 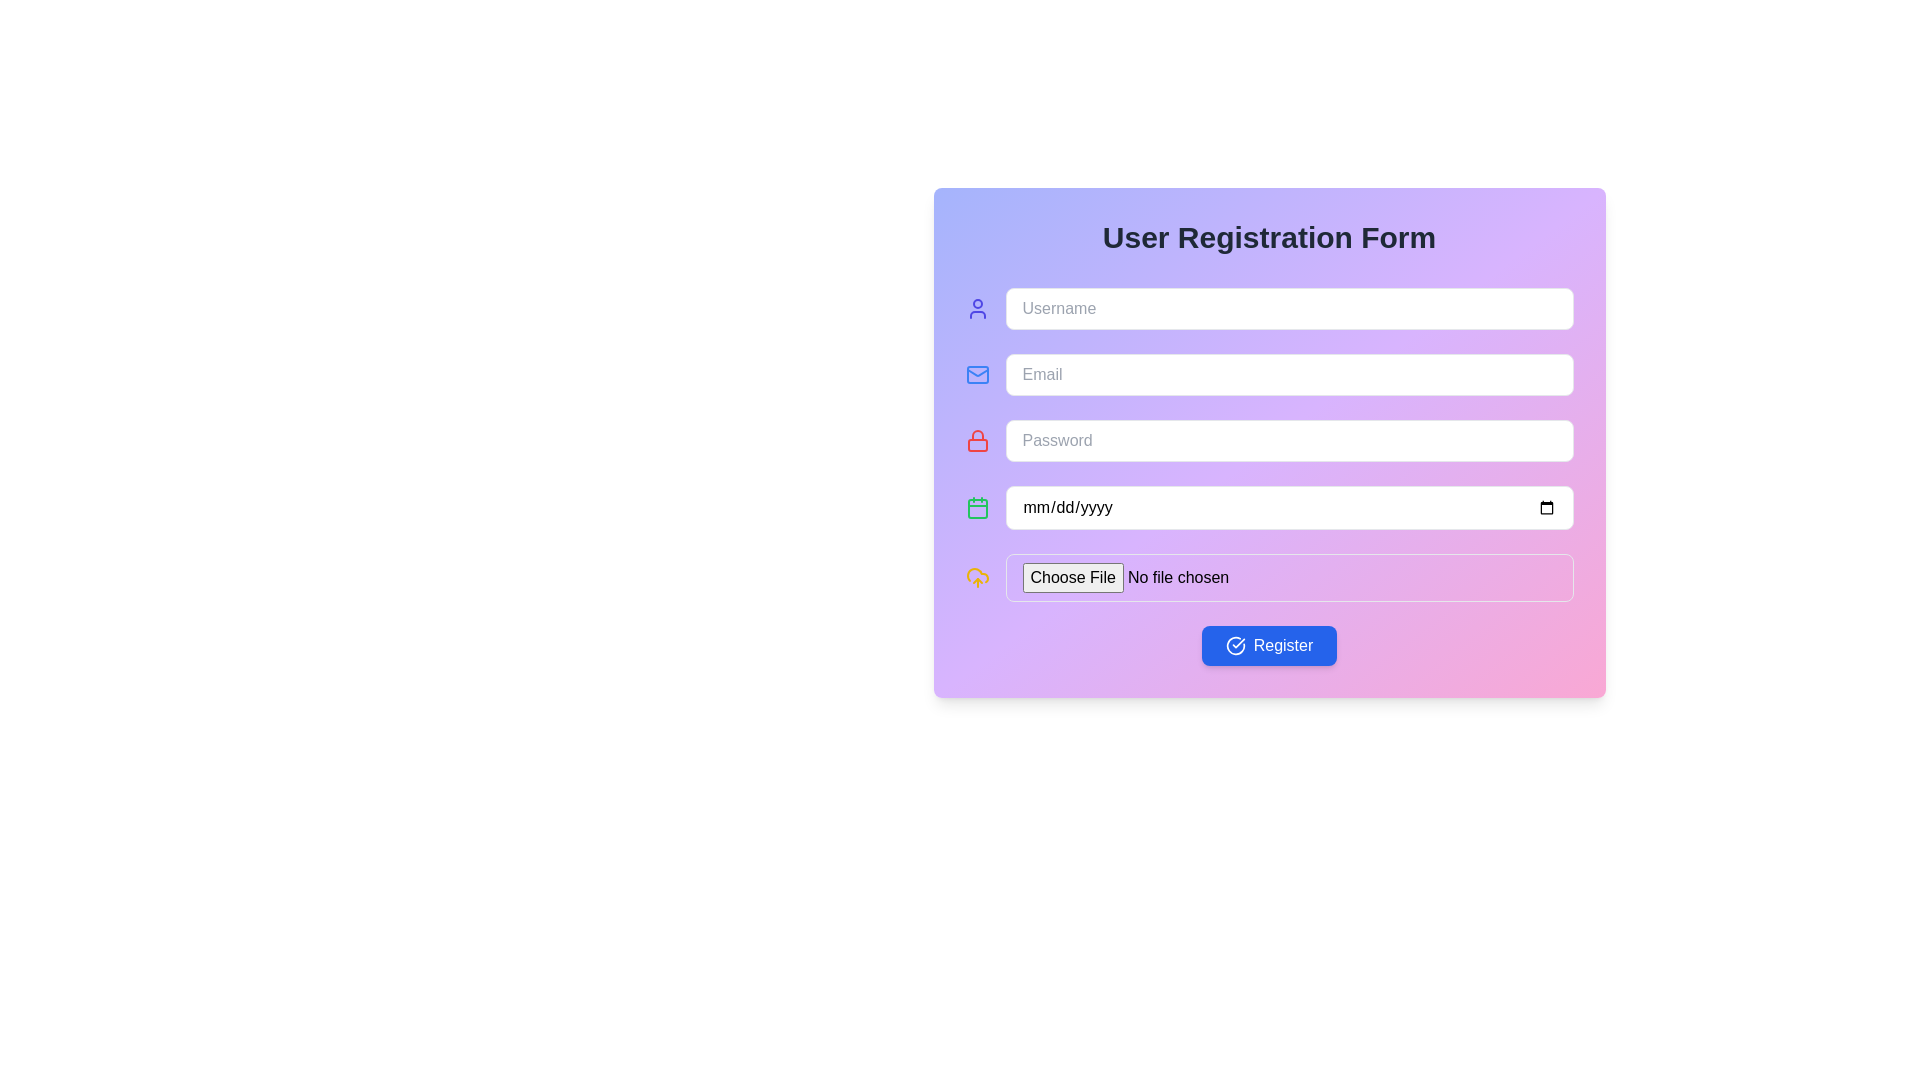 What do you see at coordinates (1268, 645) in the screenshot?
I see `the submission button located centrally at the bottom of the registration form` at bounding box center [1268, 645].